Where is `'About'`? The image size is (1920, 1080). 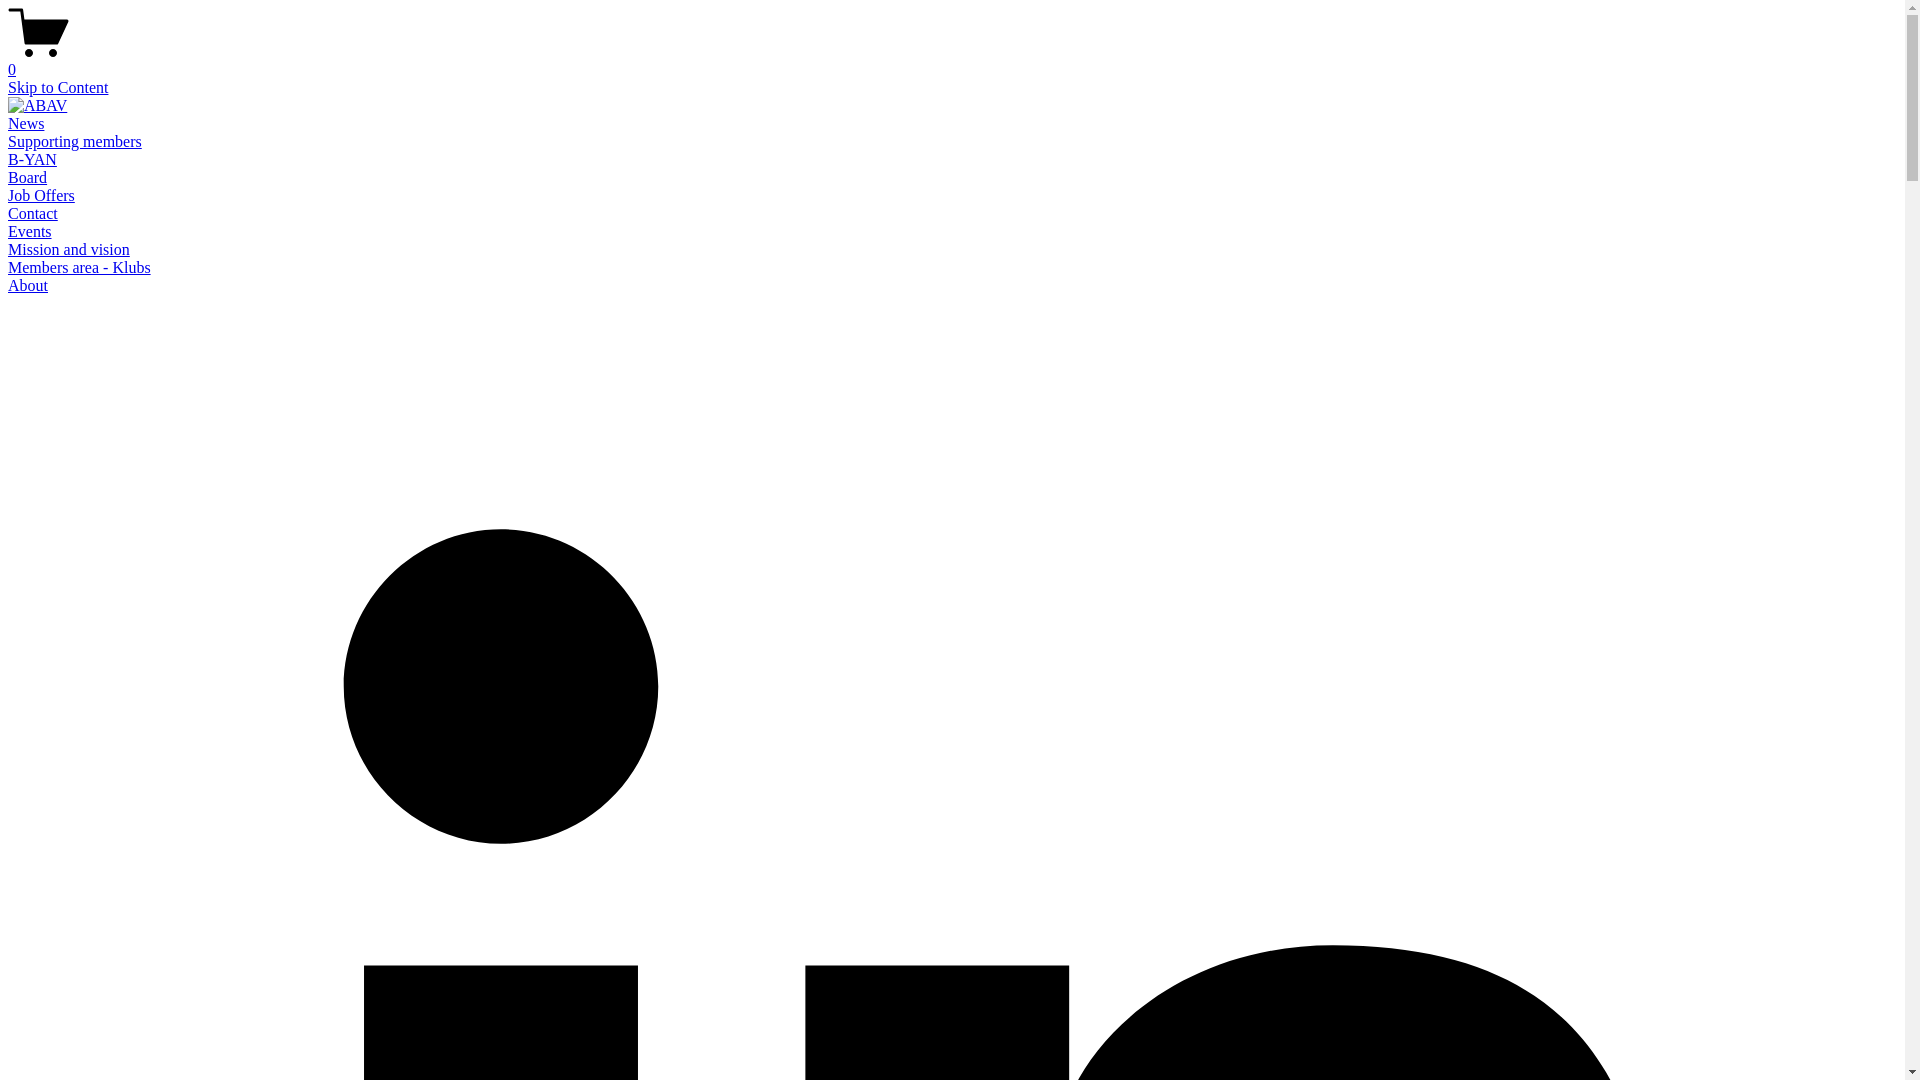
'About' is located at coordinates (28, 285).